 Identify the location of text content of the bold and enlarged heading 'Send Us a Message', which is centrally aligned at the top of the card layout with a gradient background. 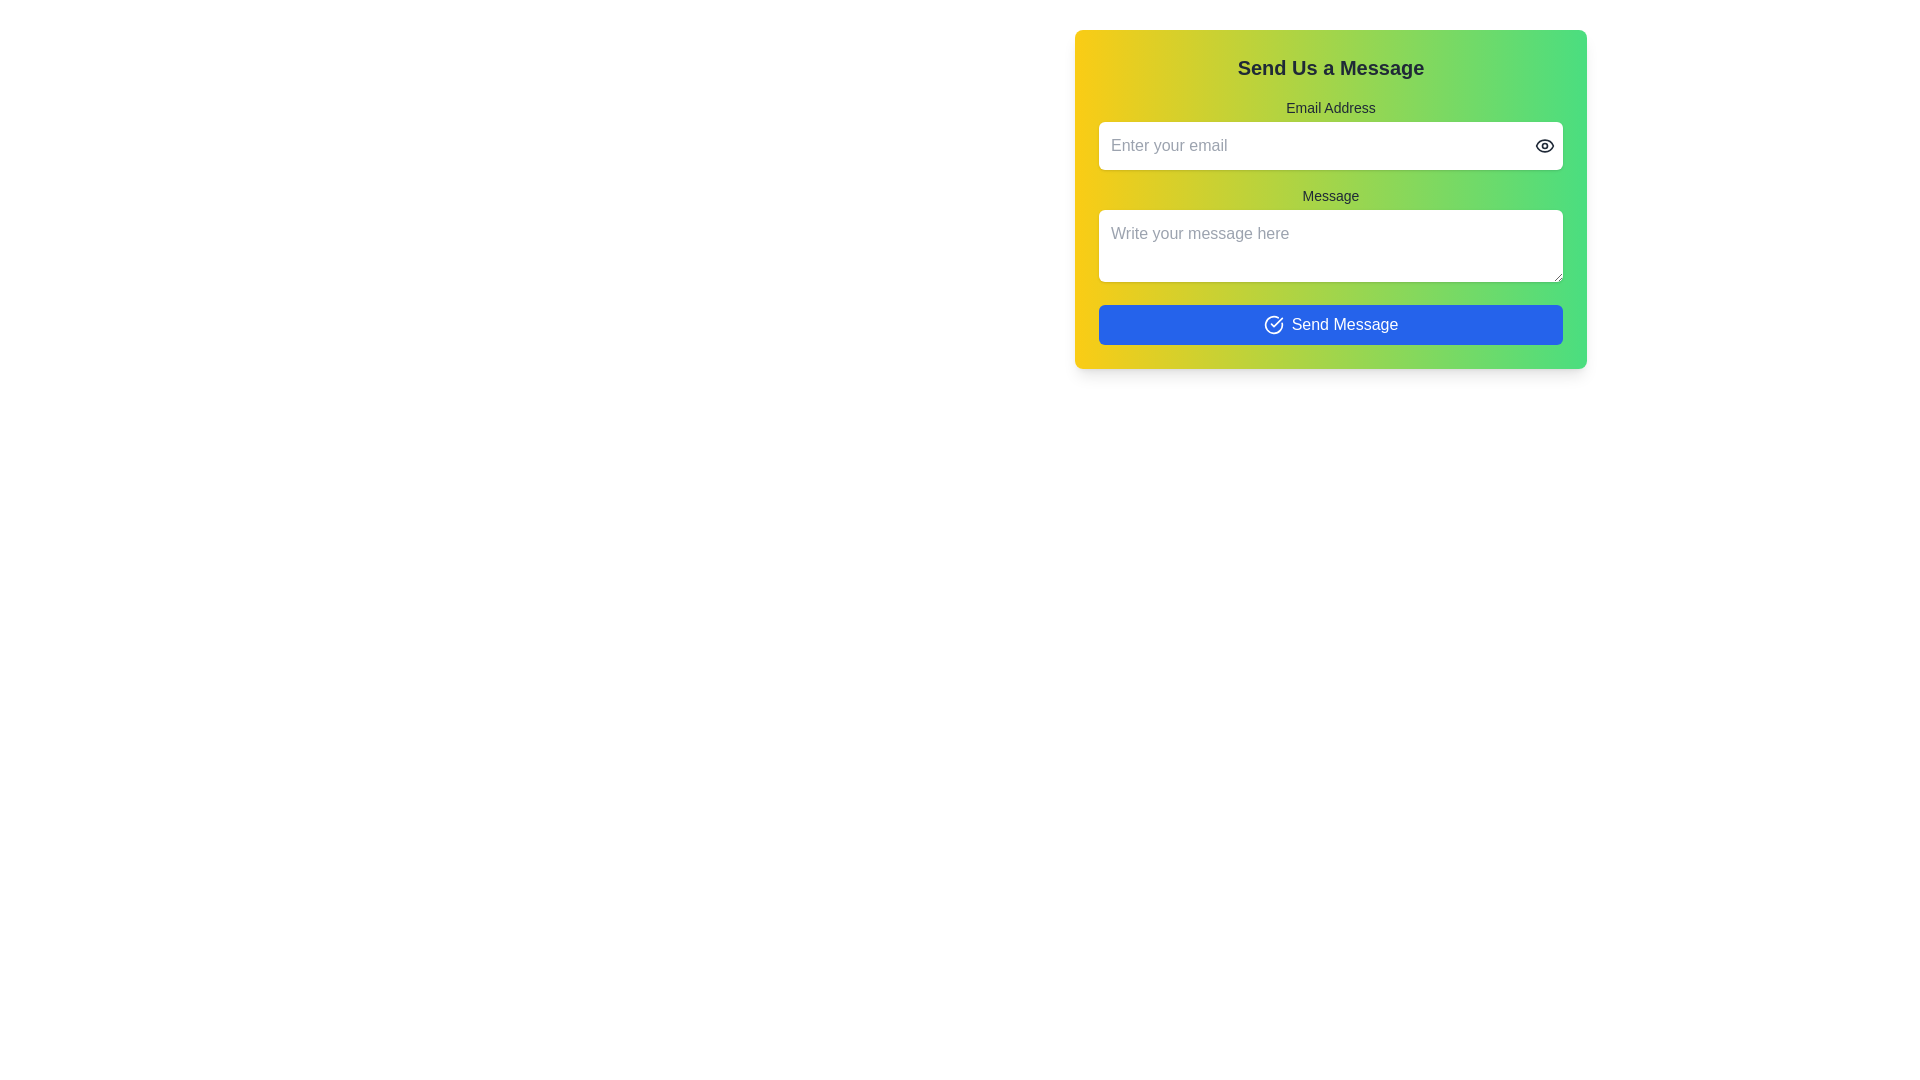
(1330, 67).